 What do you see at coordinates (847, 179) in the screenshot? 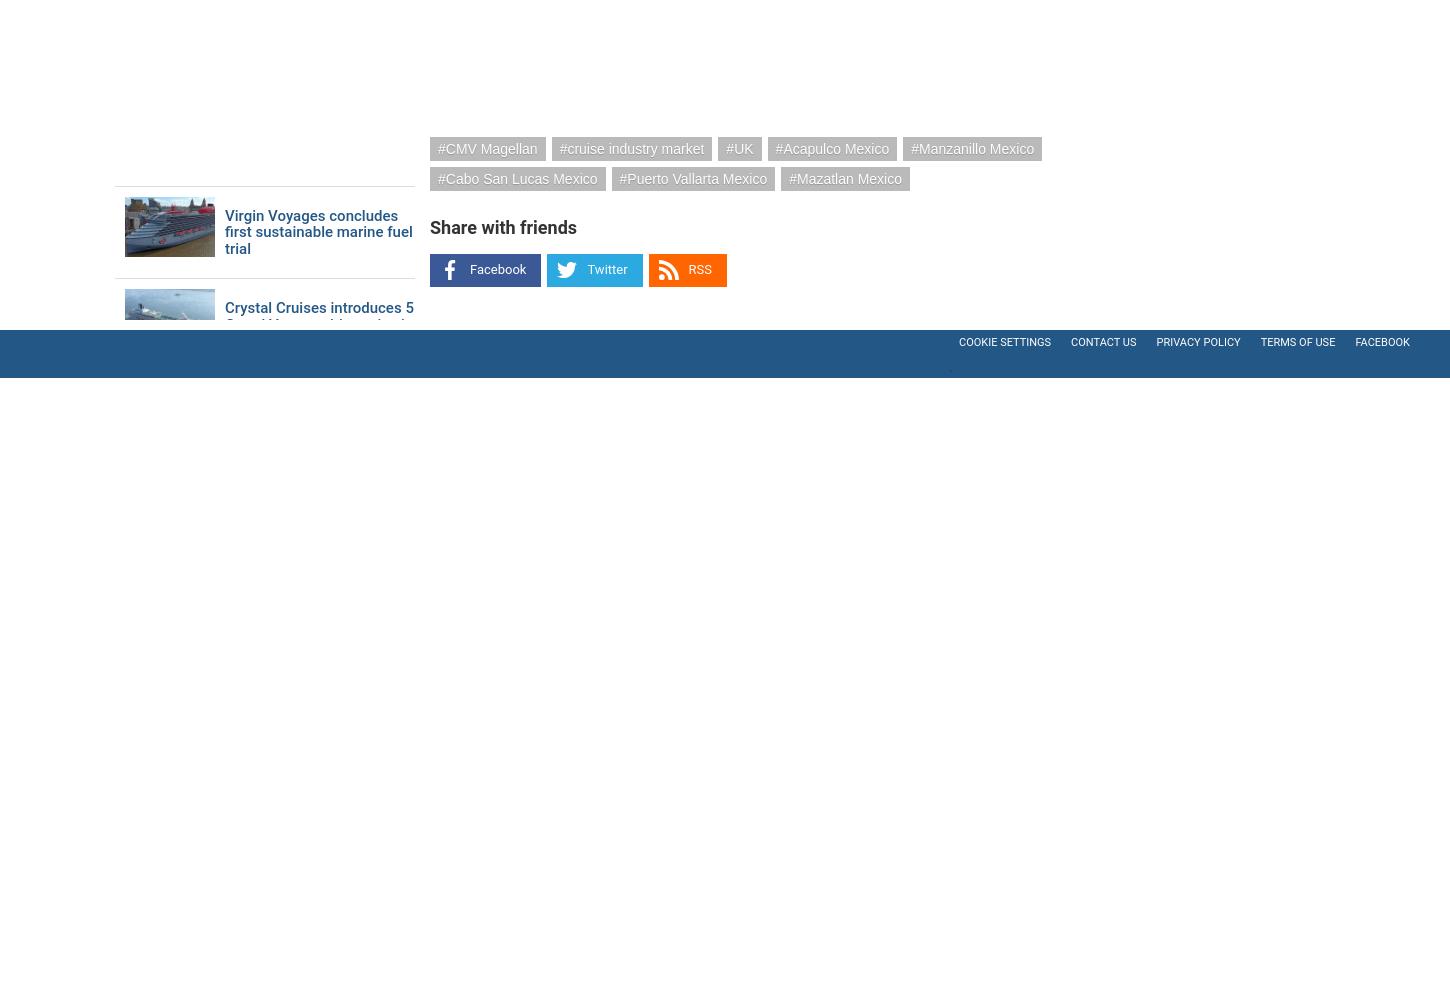
I see `'Mazatlan Mexico'` at bounding box center [847, 179].